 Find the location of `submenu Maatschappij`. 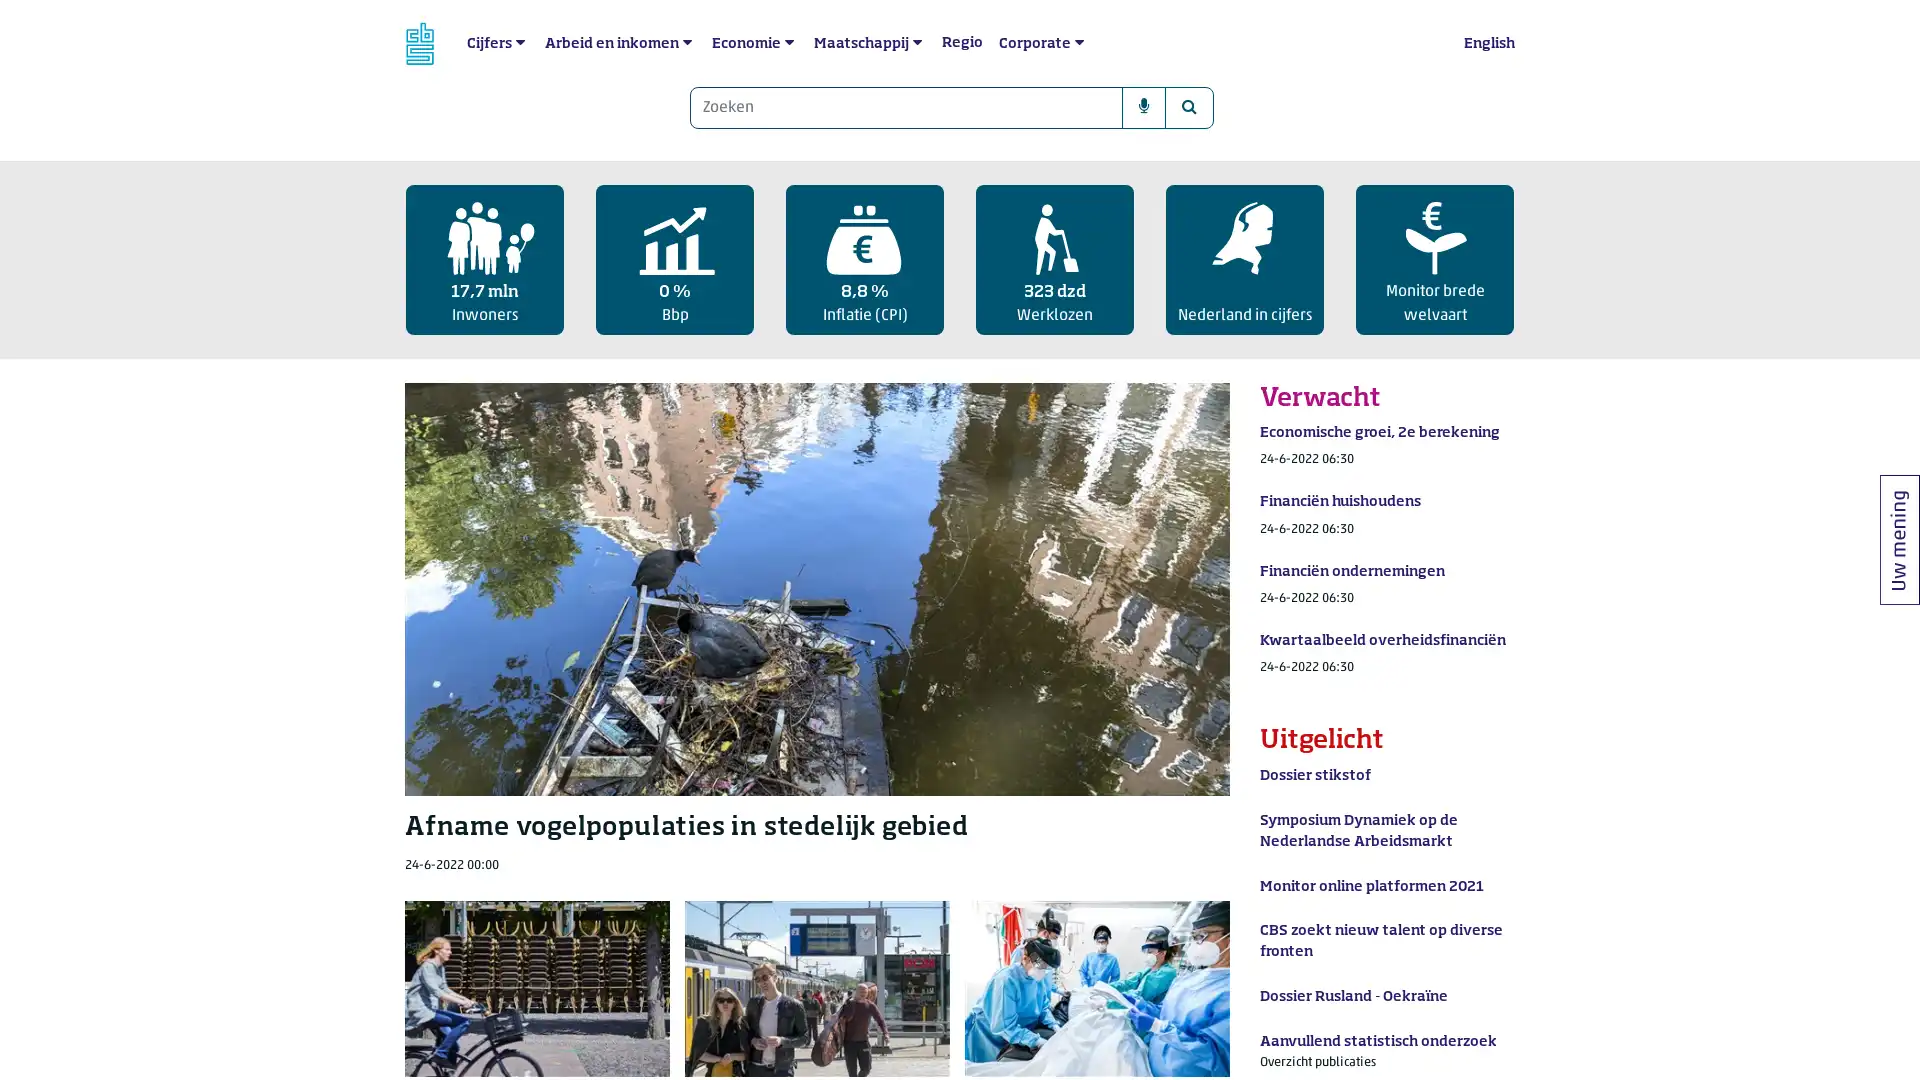

submenu Maatschappij is located at coordinates (916, 42).